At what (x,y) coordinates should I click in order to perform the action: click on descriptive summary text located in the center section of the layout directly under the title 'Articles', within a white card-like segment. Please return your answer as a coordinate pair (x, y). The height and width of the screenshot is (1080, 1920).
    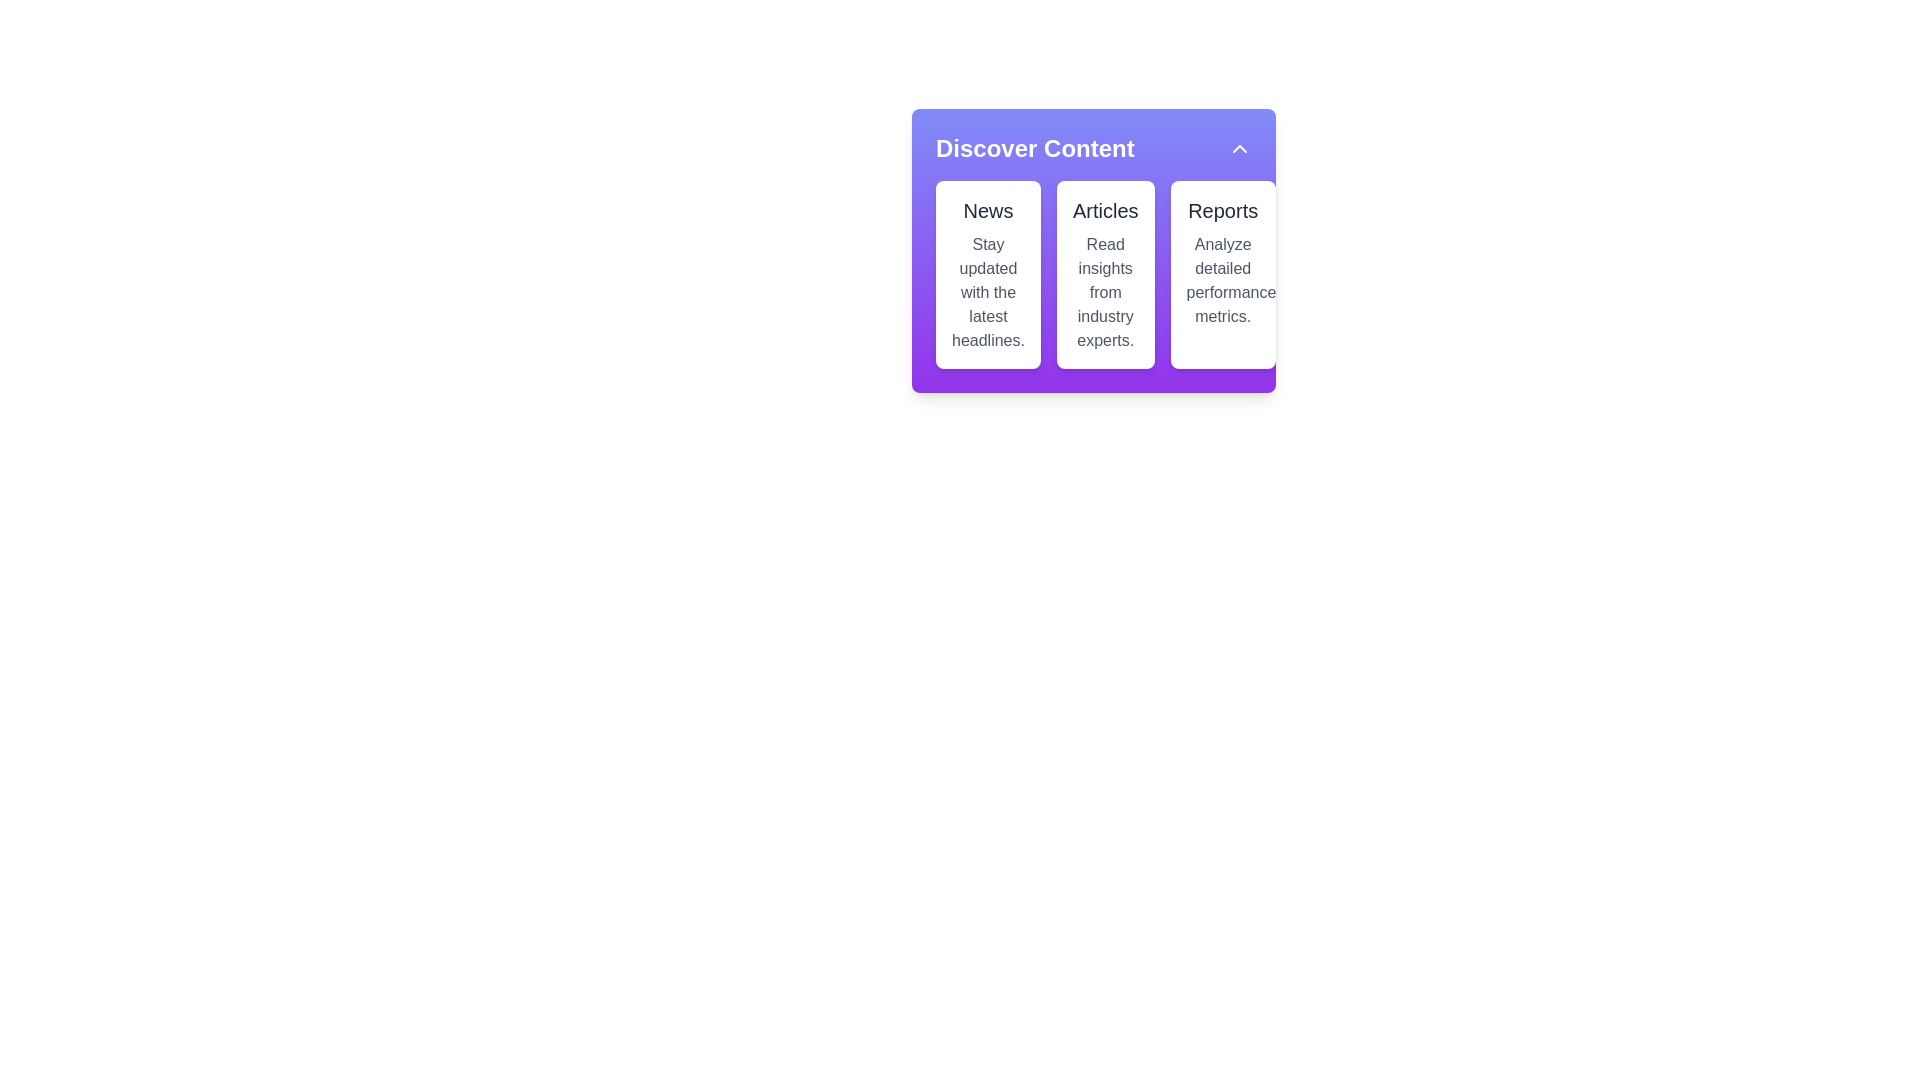
    Looking at the image, I should click on (1104, 293).